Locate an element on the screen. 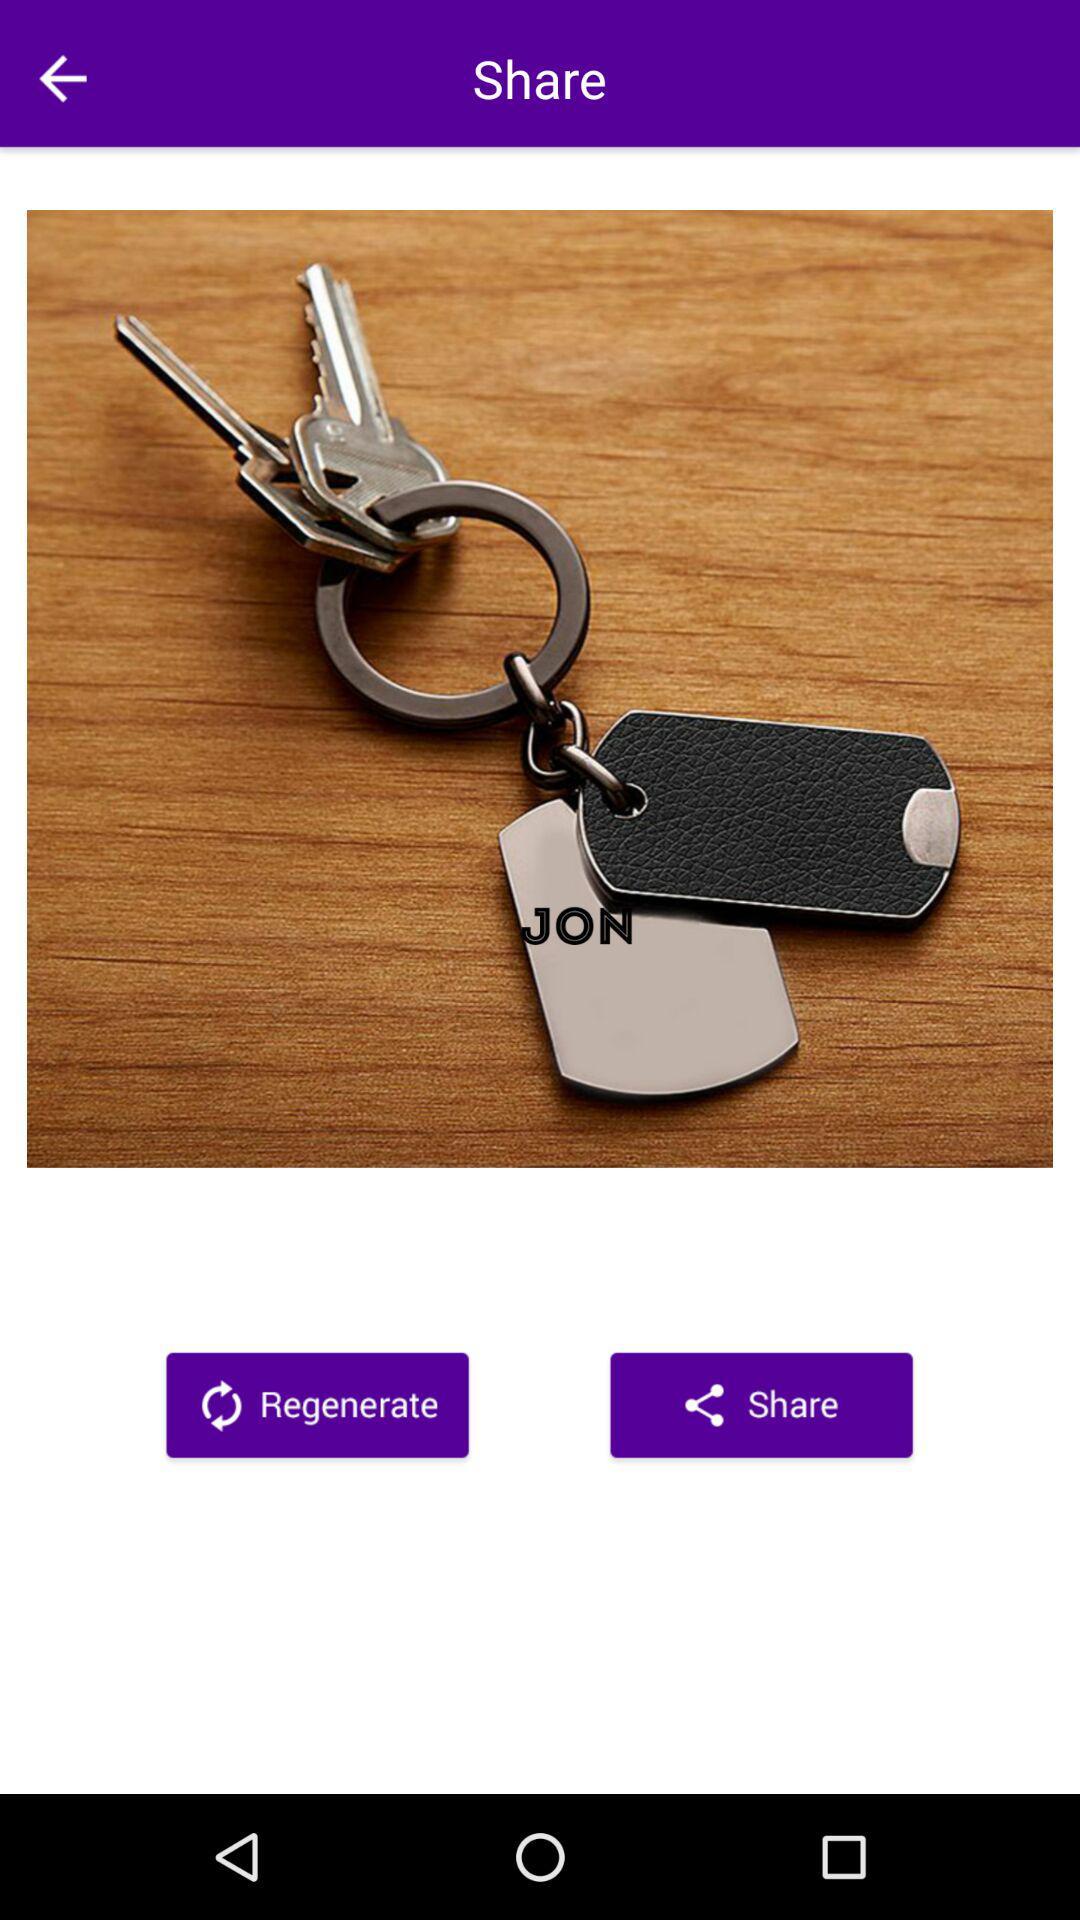 The height and width of the screenshot is (1920, 1080). regenerate is located at coordinates (316, 1408).